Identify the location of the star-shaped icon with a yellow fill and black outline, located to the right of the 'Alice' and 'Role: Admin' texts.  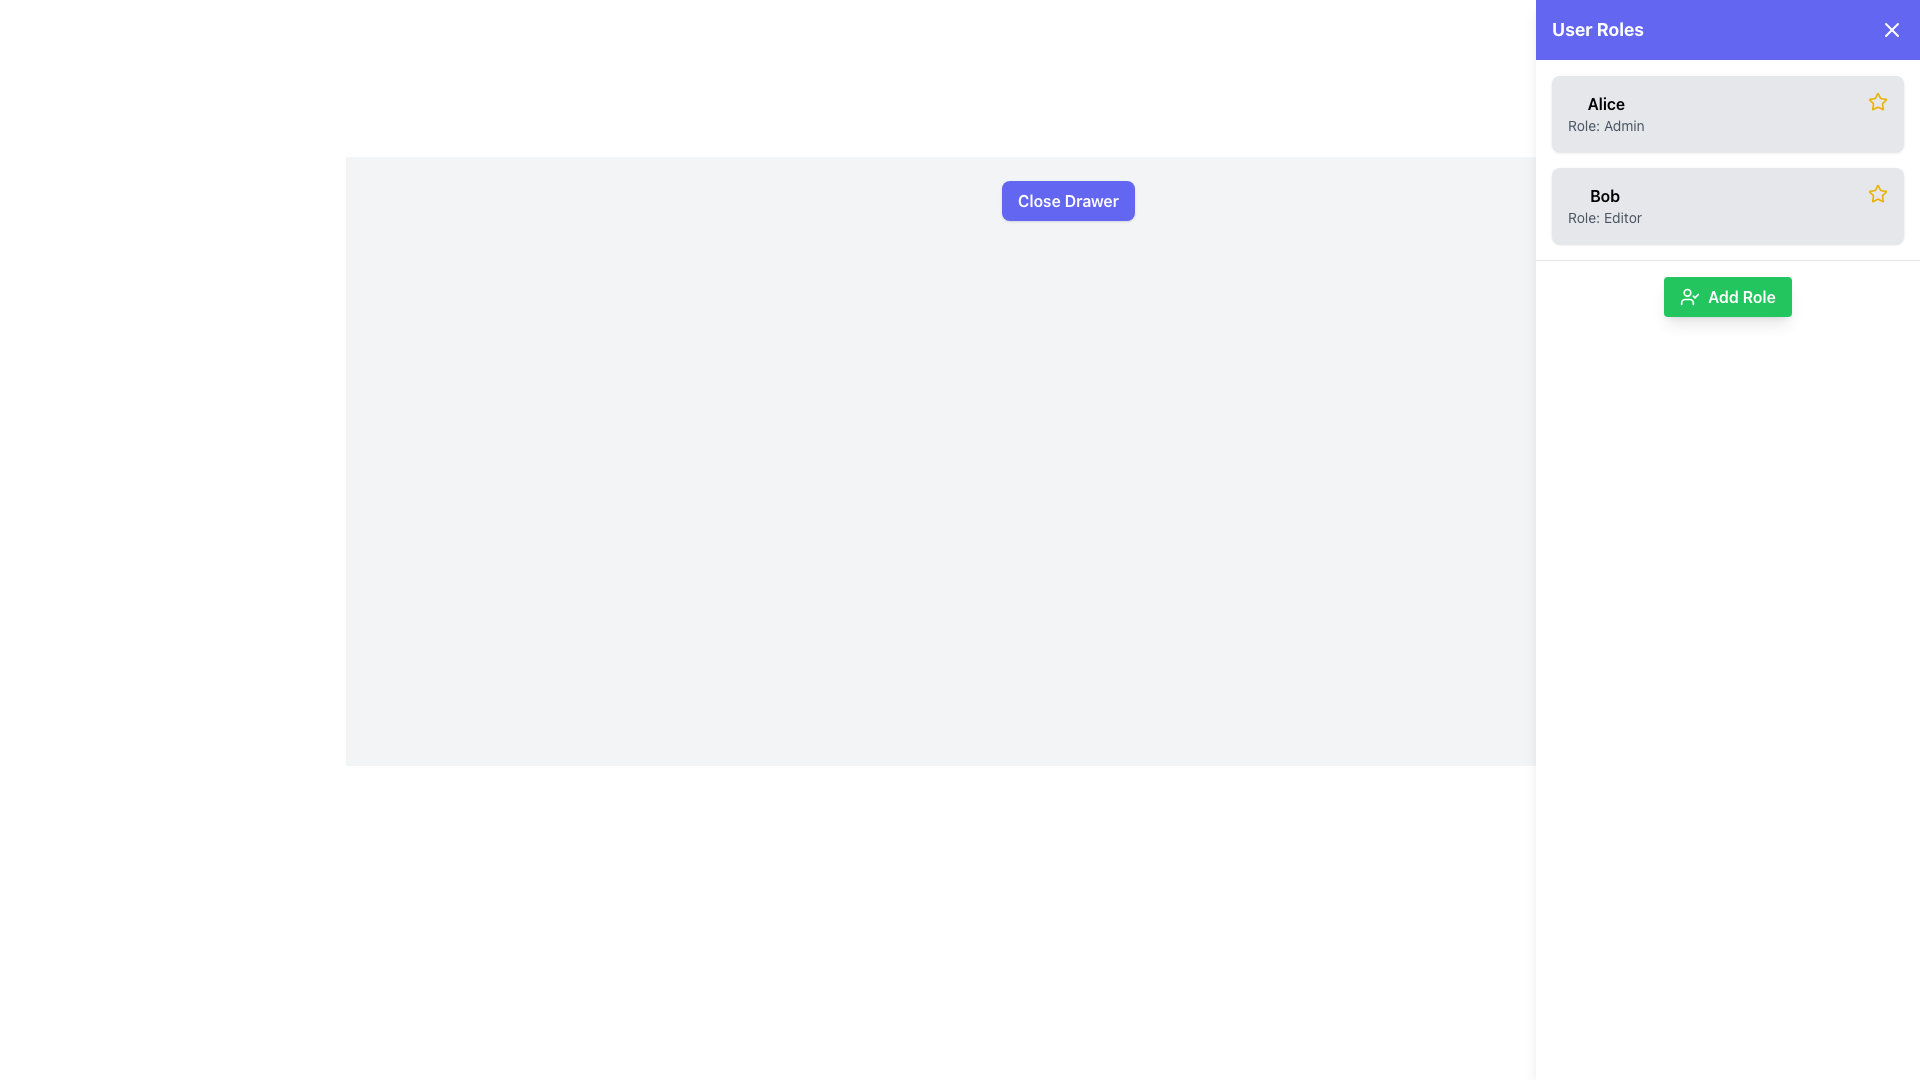
(1876, 101).